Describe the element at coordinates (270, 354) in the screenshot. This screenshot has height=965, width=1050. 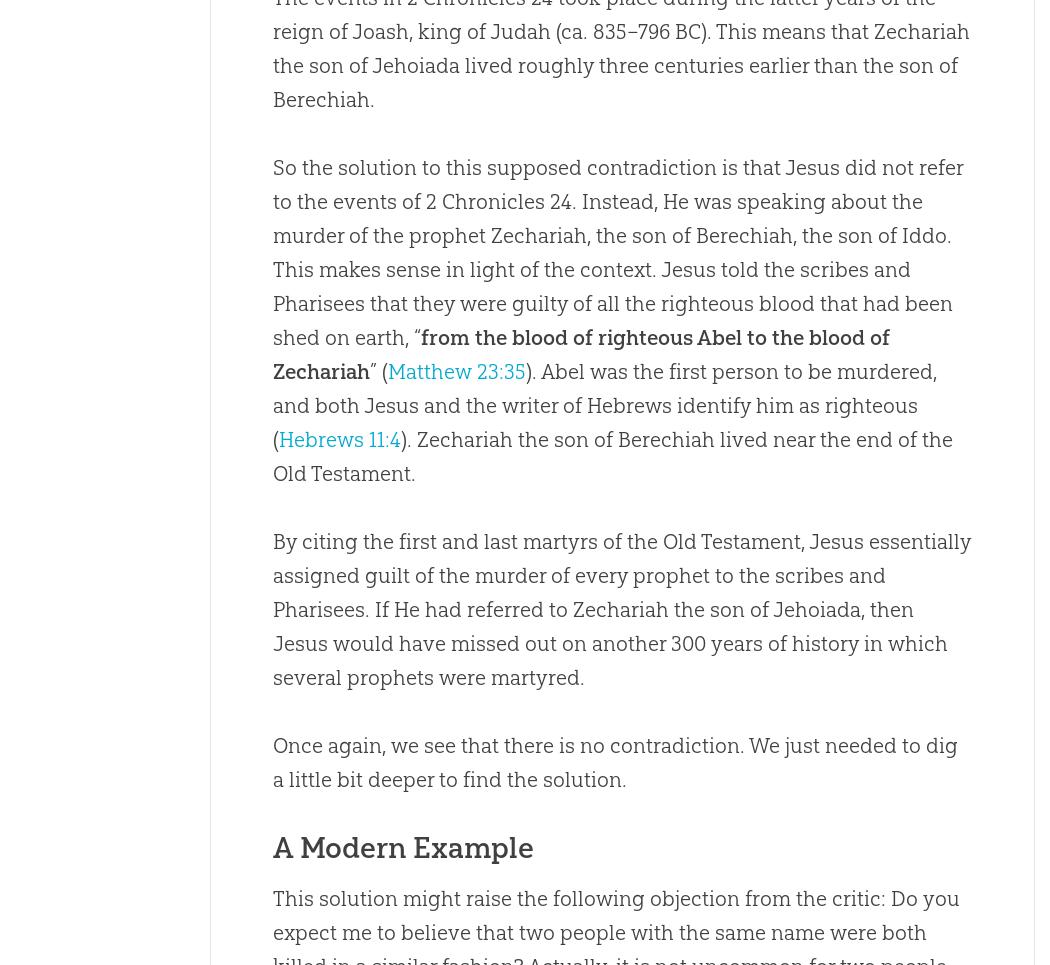
I see `'from the blood of righteous Abel to the blood of Zechariah'` at that location.